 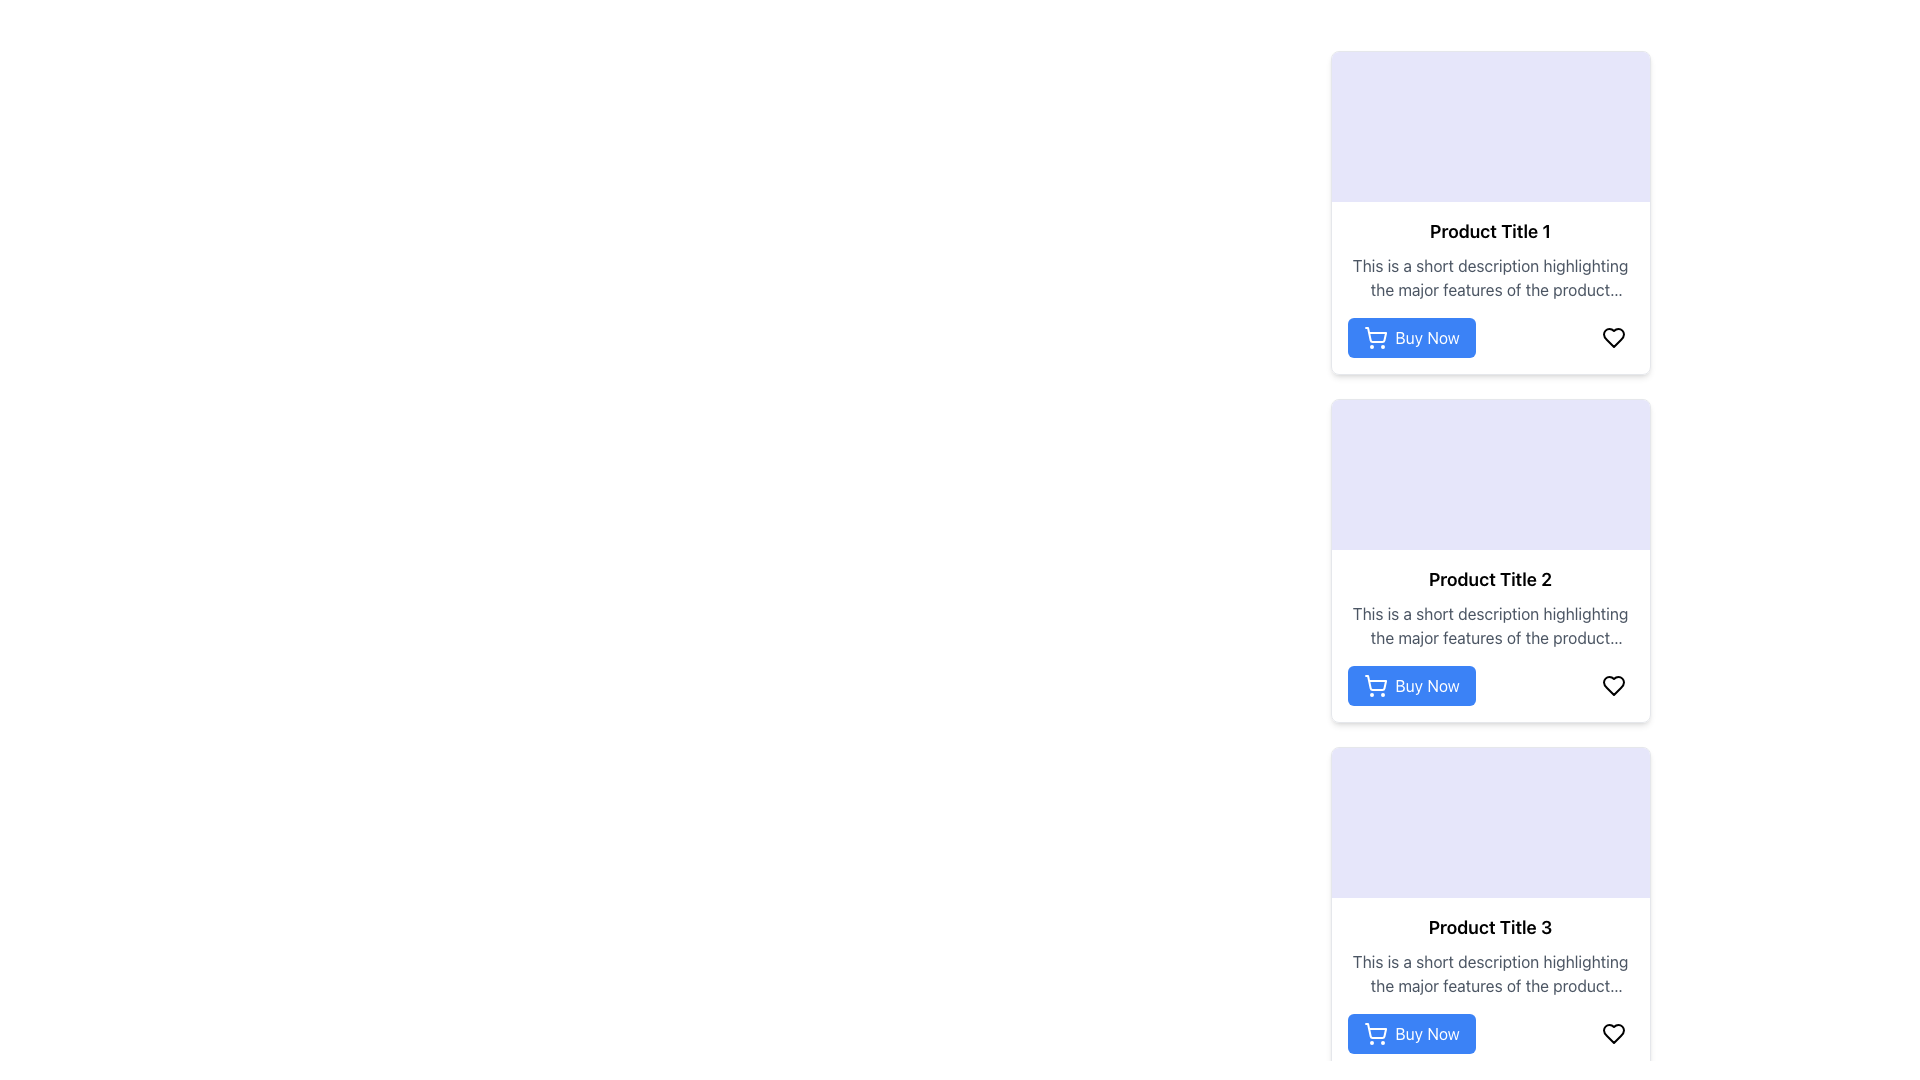 I want to click on the text label that describes the product features, located beneath 'Product Title 1' and above the 'Buy Now' button, so click(x=1490, y=277).